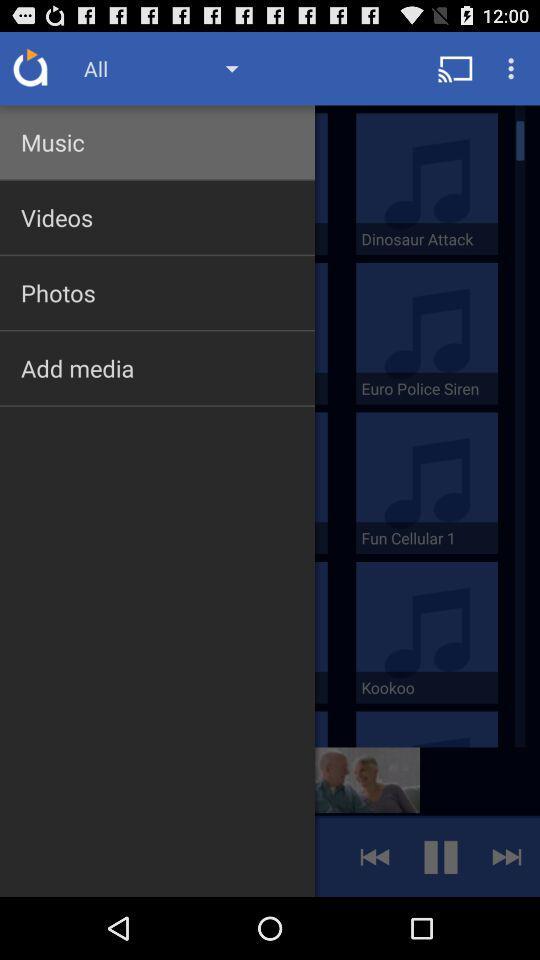  What do you see at coordinates (507, 917) in the screenshot?
I see `the skip_next icon` at bounding box center [507, 917].